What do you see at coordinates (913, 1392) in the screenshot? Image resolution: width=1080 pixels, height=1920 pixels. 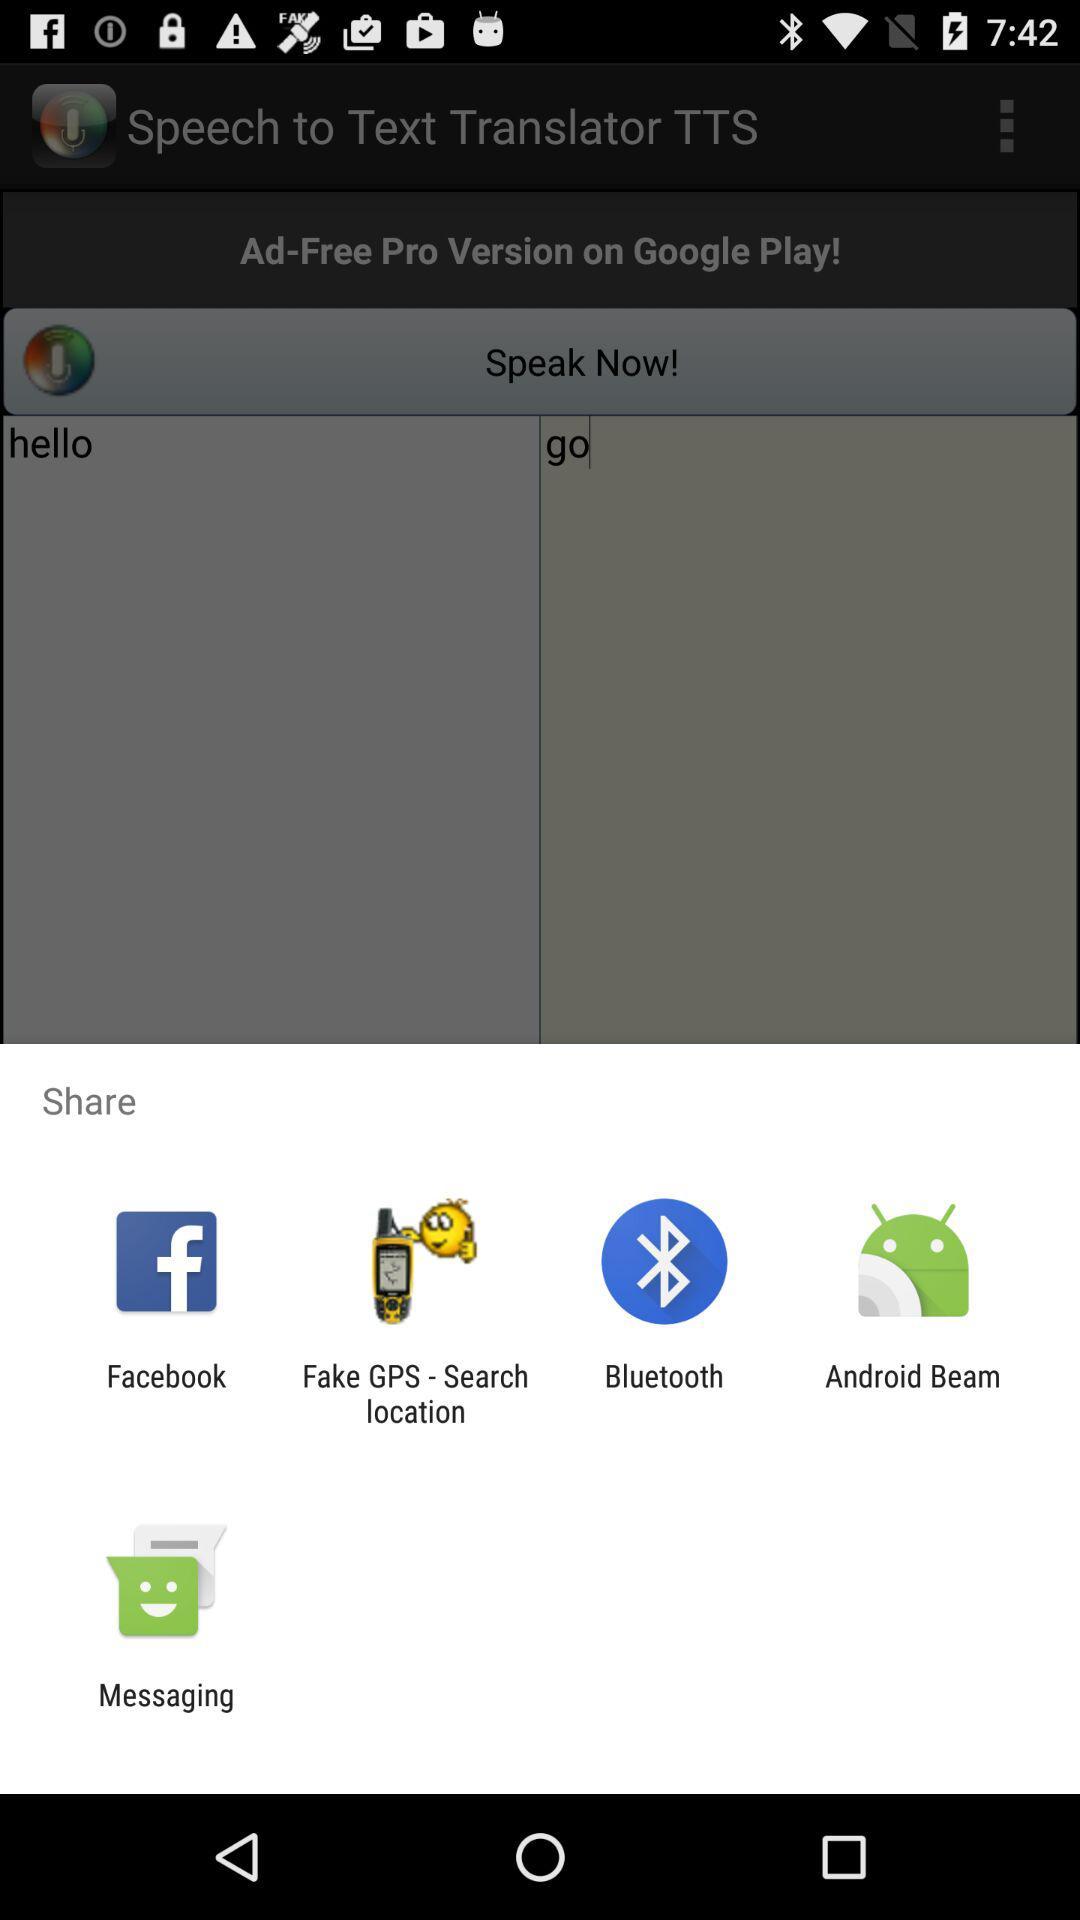 I see `item to the right of the bluetooth` at bounding box center [913, 1392].